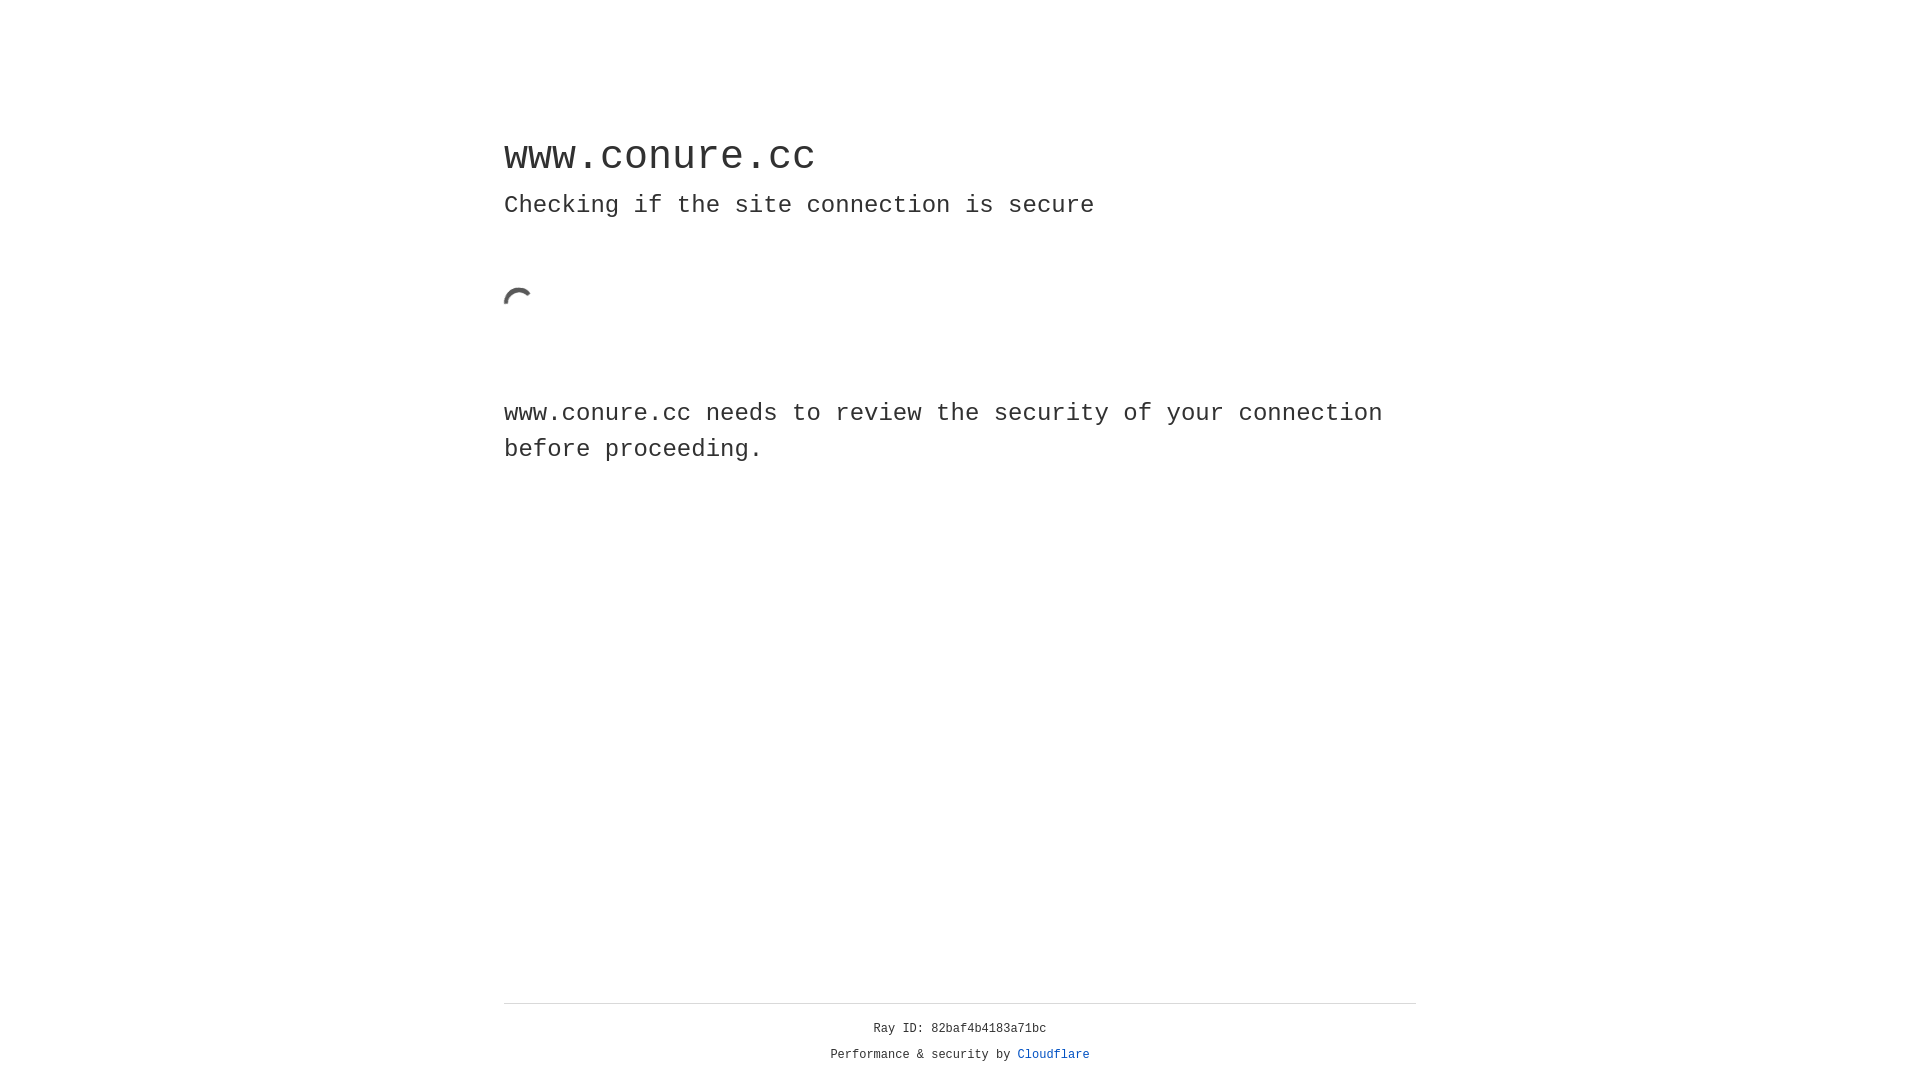  I want to click on 'Cloudflare', so click(1017, 1054).